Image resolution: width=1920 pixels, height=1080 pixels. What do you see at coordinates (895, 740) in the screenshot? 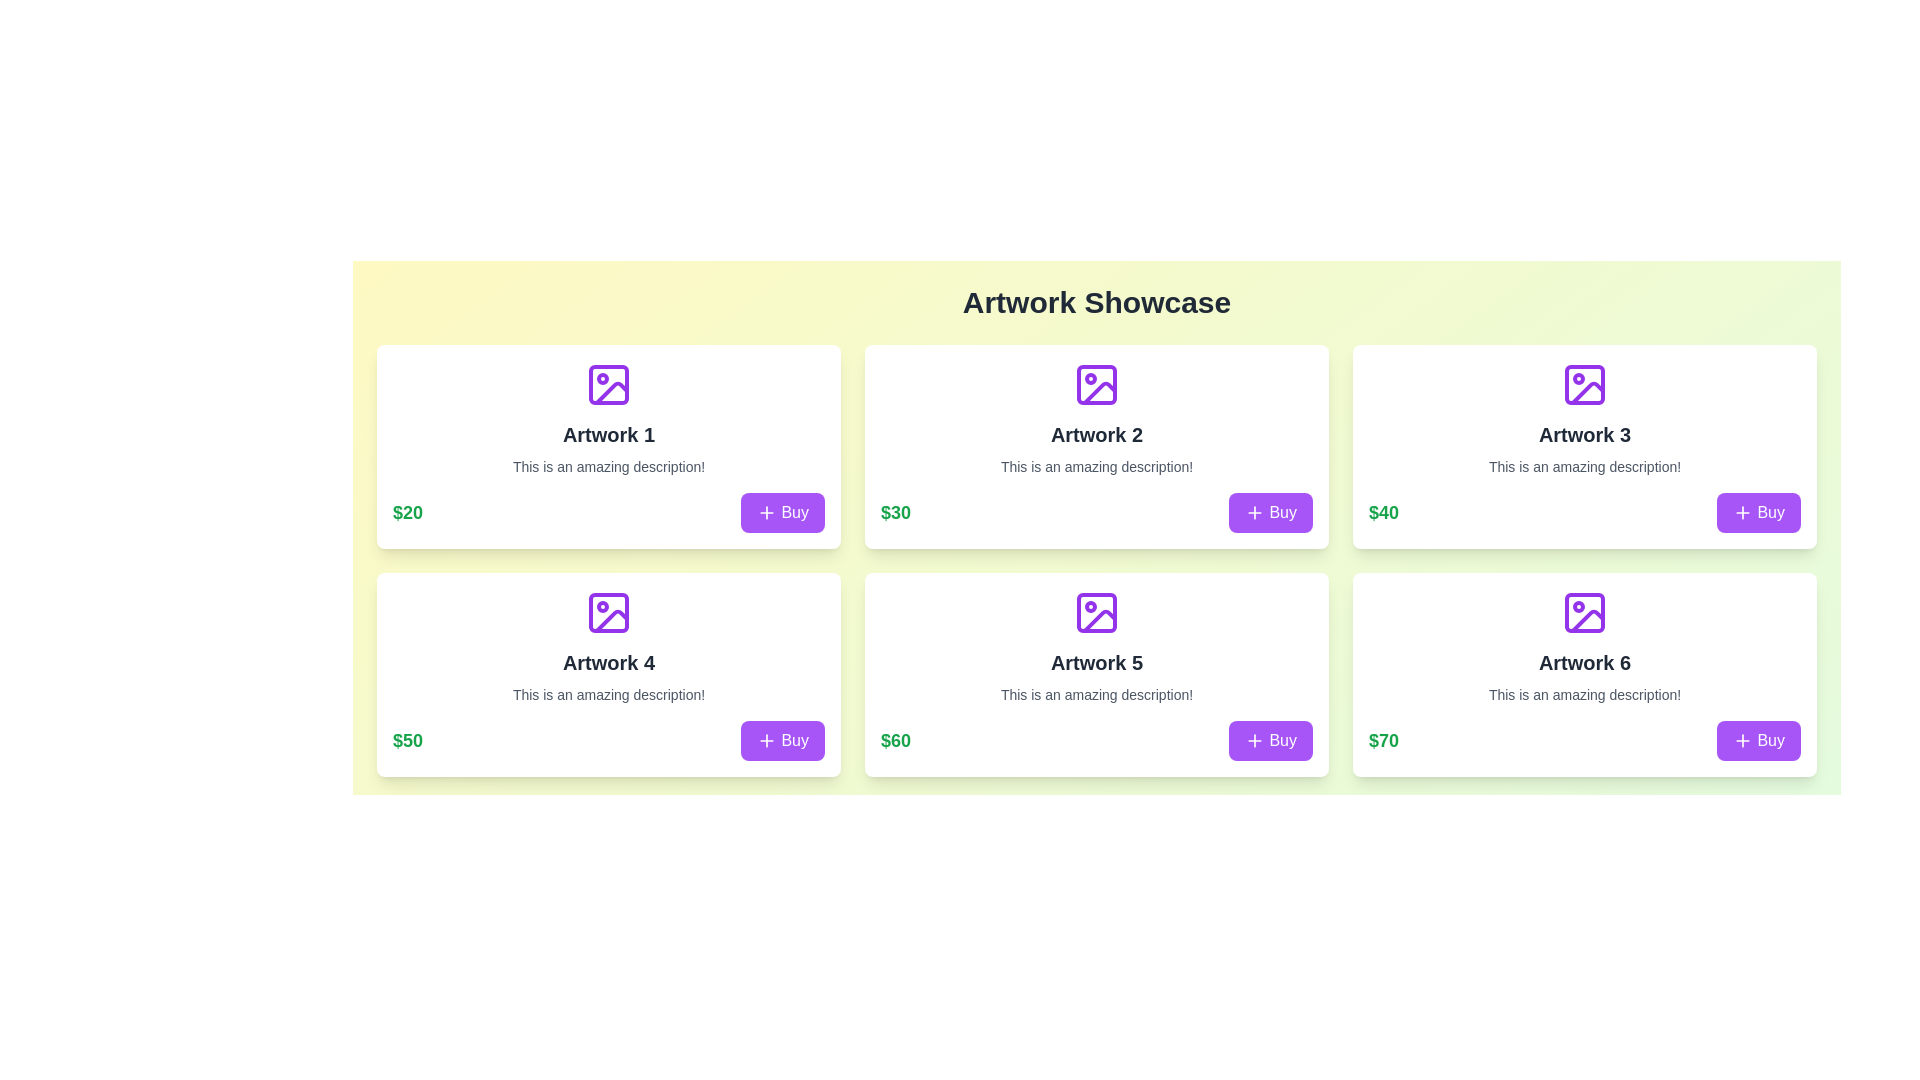
I see `the bold, green-colored text label displaying the amount '$60' located in the bottom-left corner of the card for 'Artwork 5', adjacent to the '+ Buy' button` at bounding box center [895, 740].